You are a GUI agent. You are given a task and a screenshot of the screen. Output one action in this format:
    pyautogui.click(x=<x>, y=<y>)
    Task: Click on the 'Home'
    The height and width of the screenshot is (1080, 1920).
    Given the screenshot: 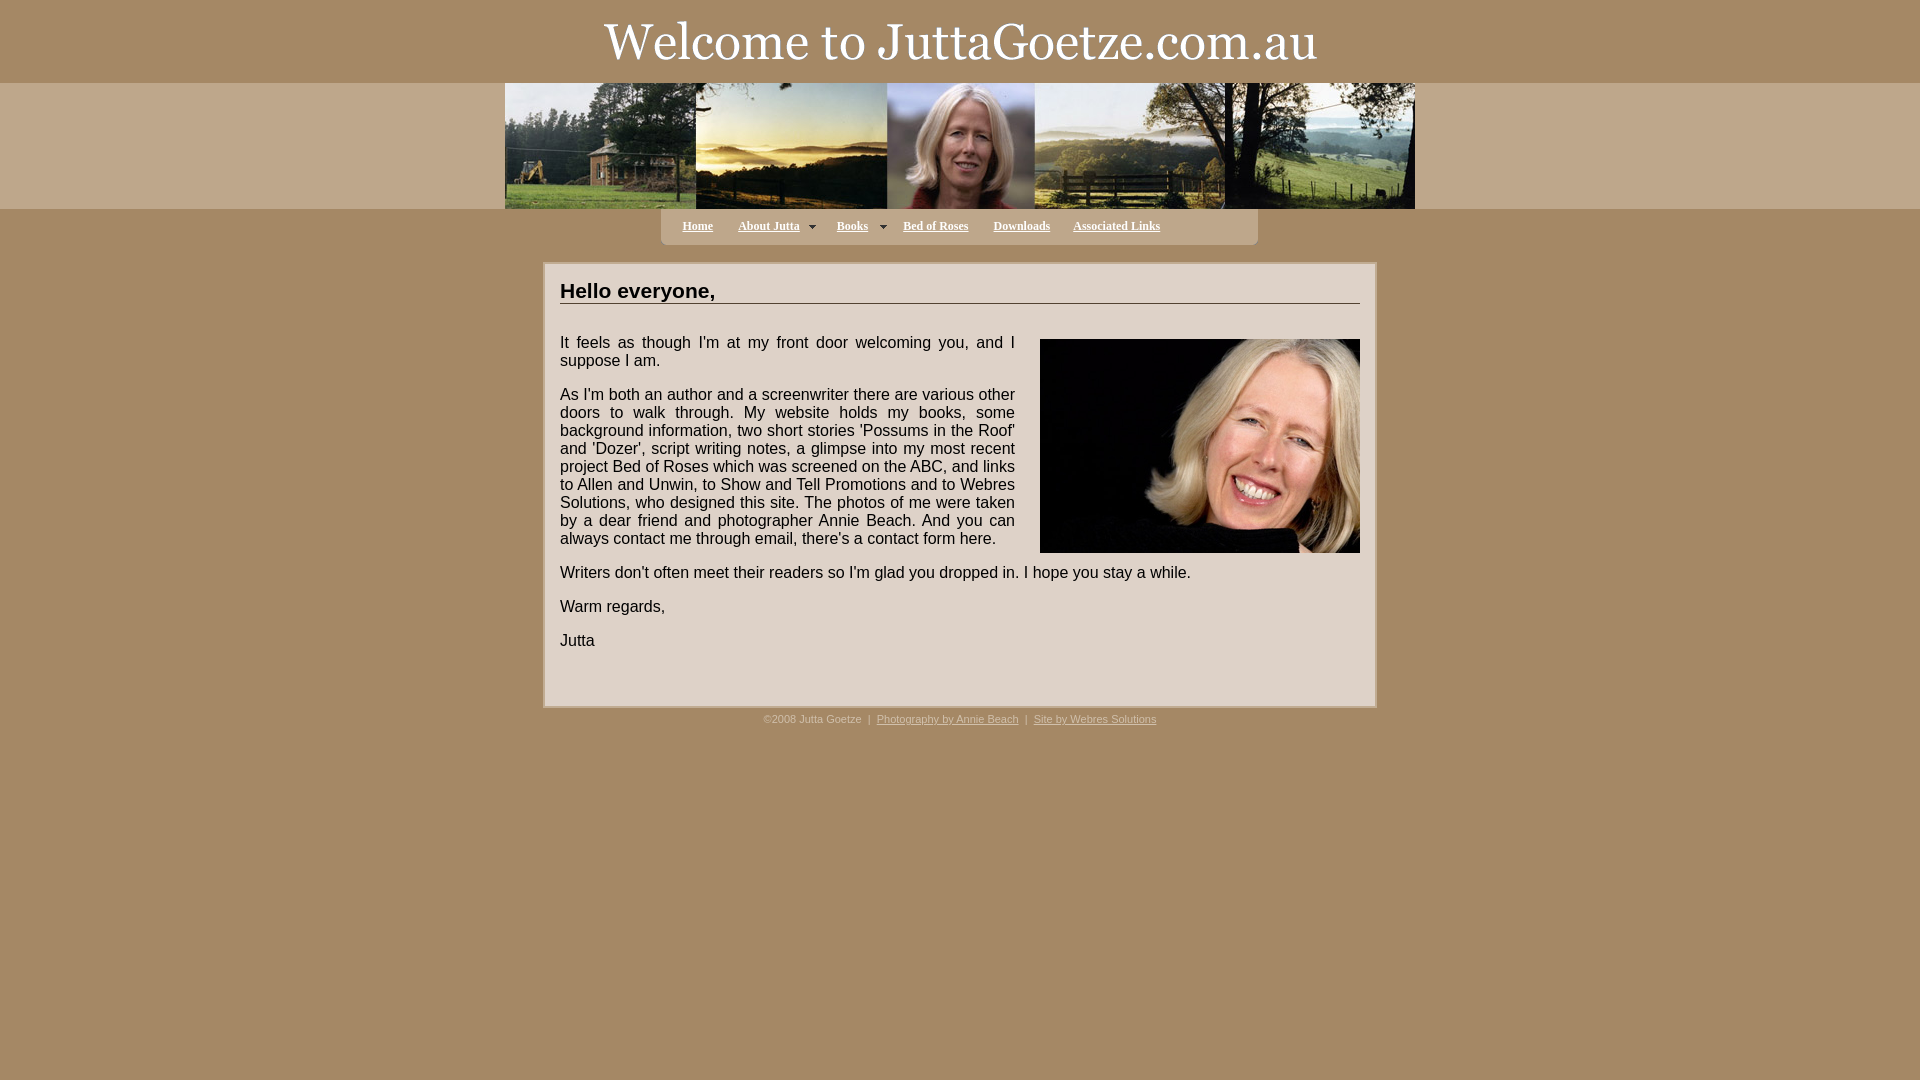 What is the action you would take?
    pyautogui.click(x=700, y=225)
    